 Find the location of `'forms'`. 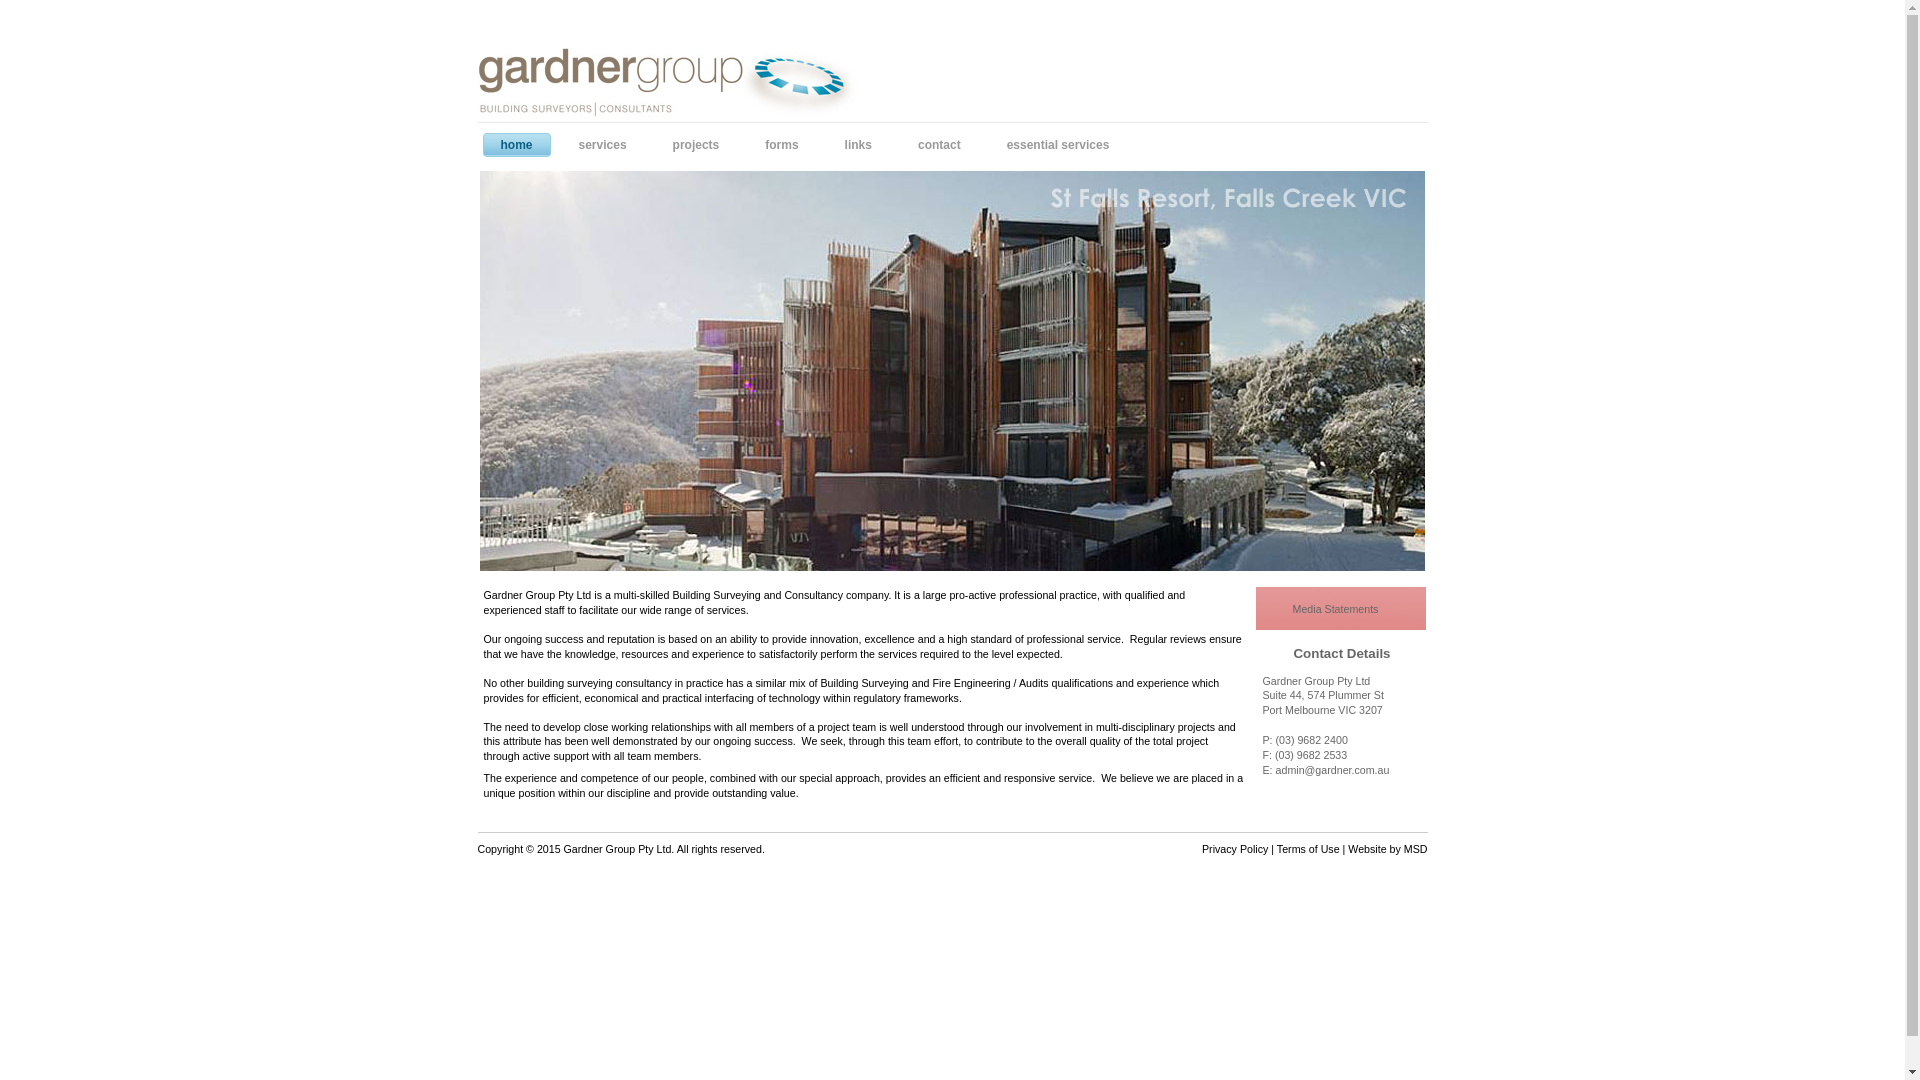

'forms' is located at coordinates (785, 145).